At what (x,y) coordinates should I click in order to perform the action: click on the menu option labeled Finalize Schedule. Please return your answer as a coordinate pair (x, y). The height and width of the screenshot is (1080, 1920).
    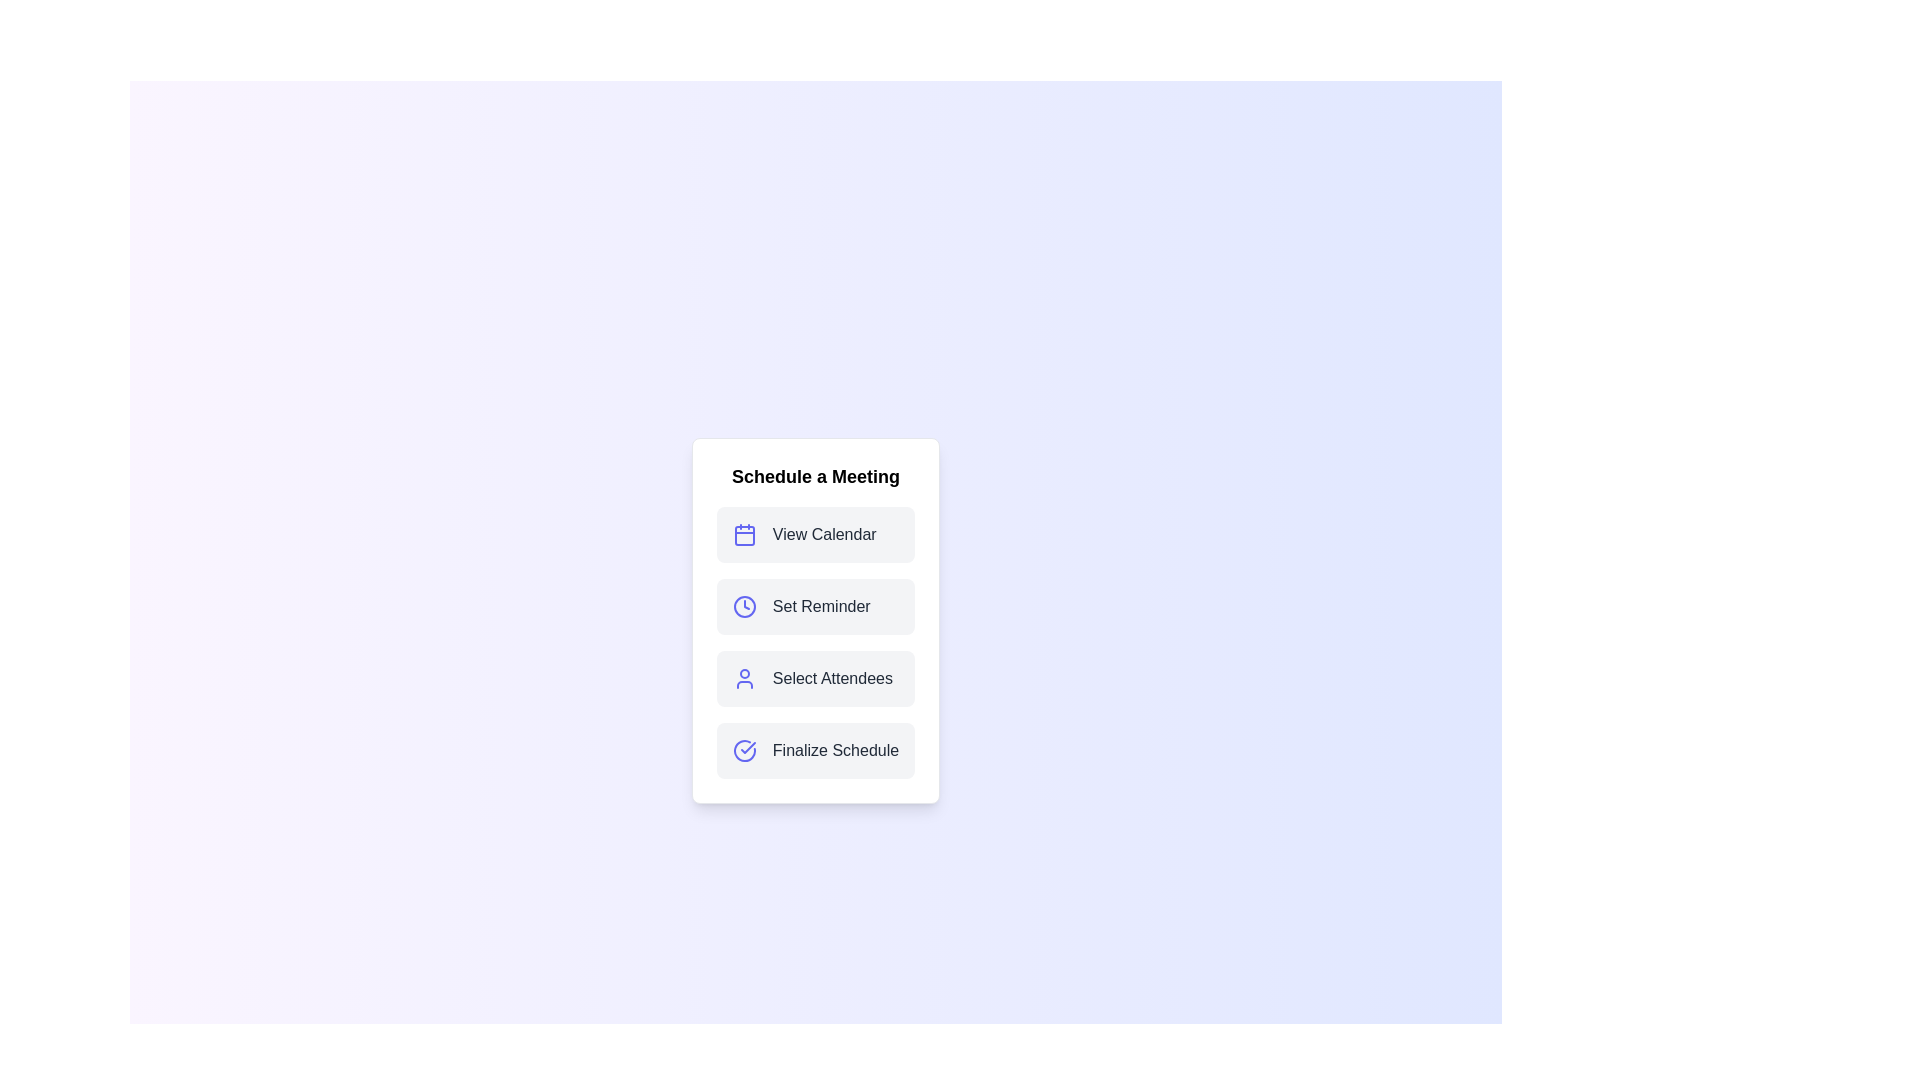
    Looking at the image, I should click on (816, 751).